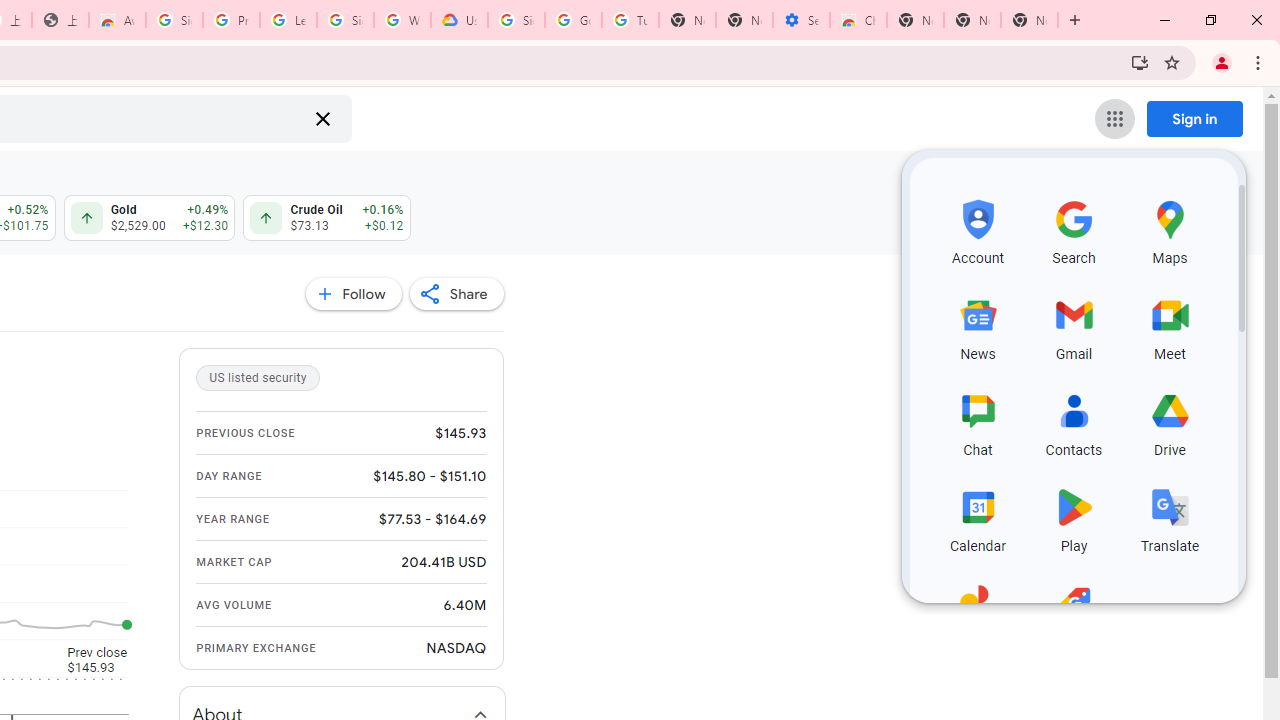 This screenshot has height=720, width=1280. Describe the element at coordinates (116, 20) in the screenshot. I see `'Awesome Screen Recorder & Screenshot - Chrome Web Store'` at that location.